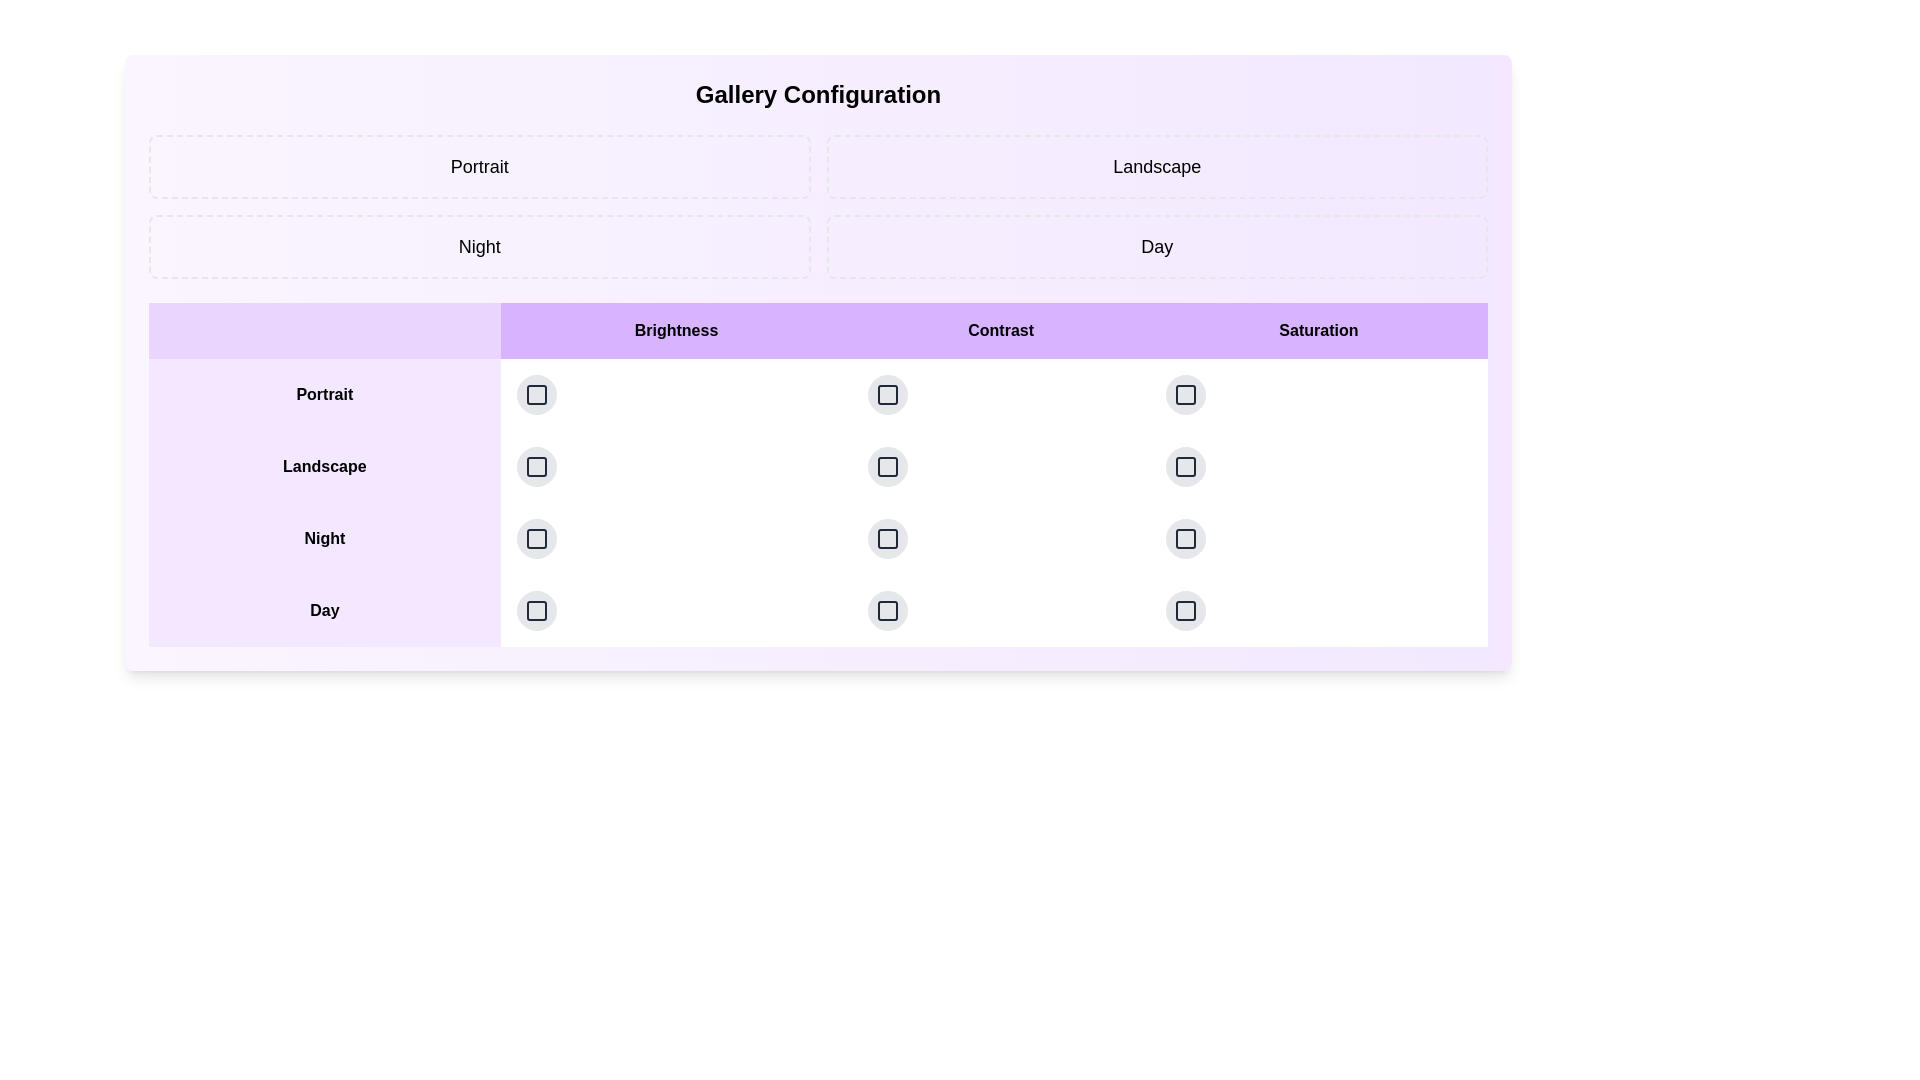 The height and width of the screenshot is (1080, 1920). I want to click on the square-shaped gray icon with a thick border located in the bottom-right cell of the 'Saturation' column and 'Day' row, so click(1185, 609).